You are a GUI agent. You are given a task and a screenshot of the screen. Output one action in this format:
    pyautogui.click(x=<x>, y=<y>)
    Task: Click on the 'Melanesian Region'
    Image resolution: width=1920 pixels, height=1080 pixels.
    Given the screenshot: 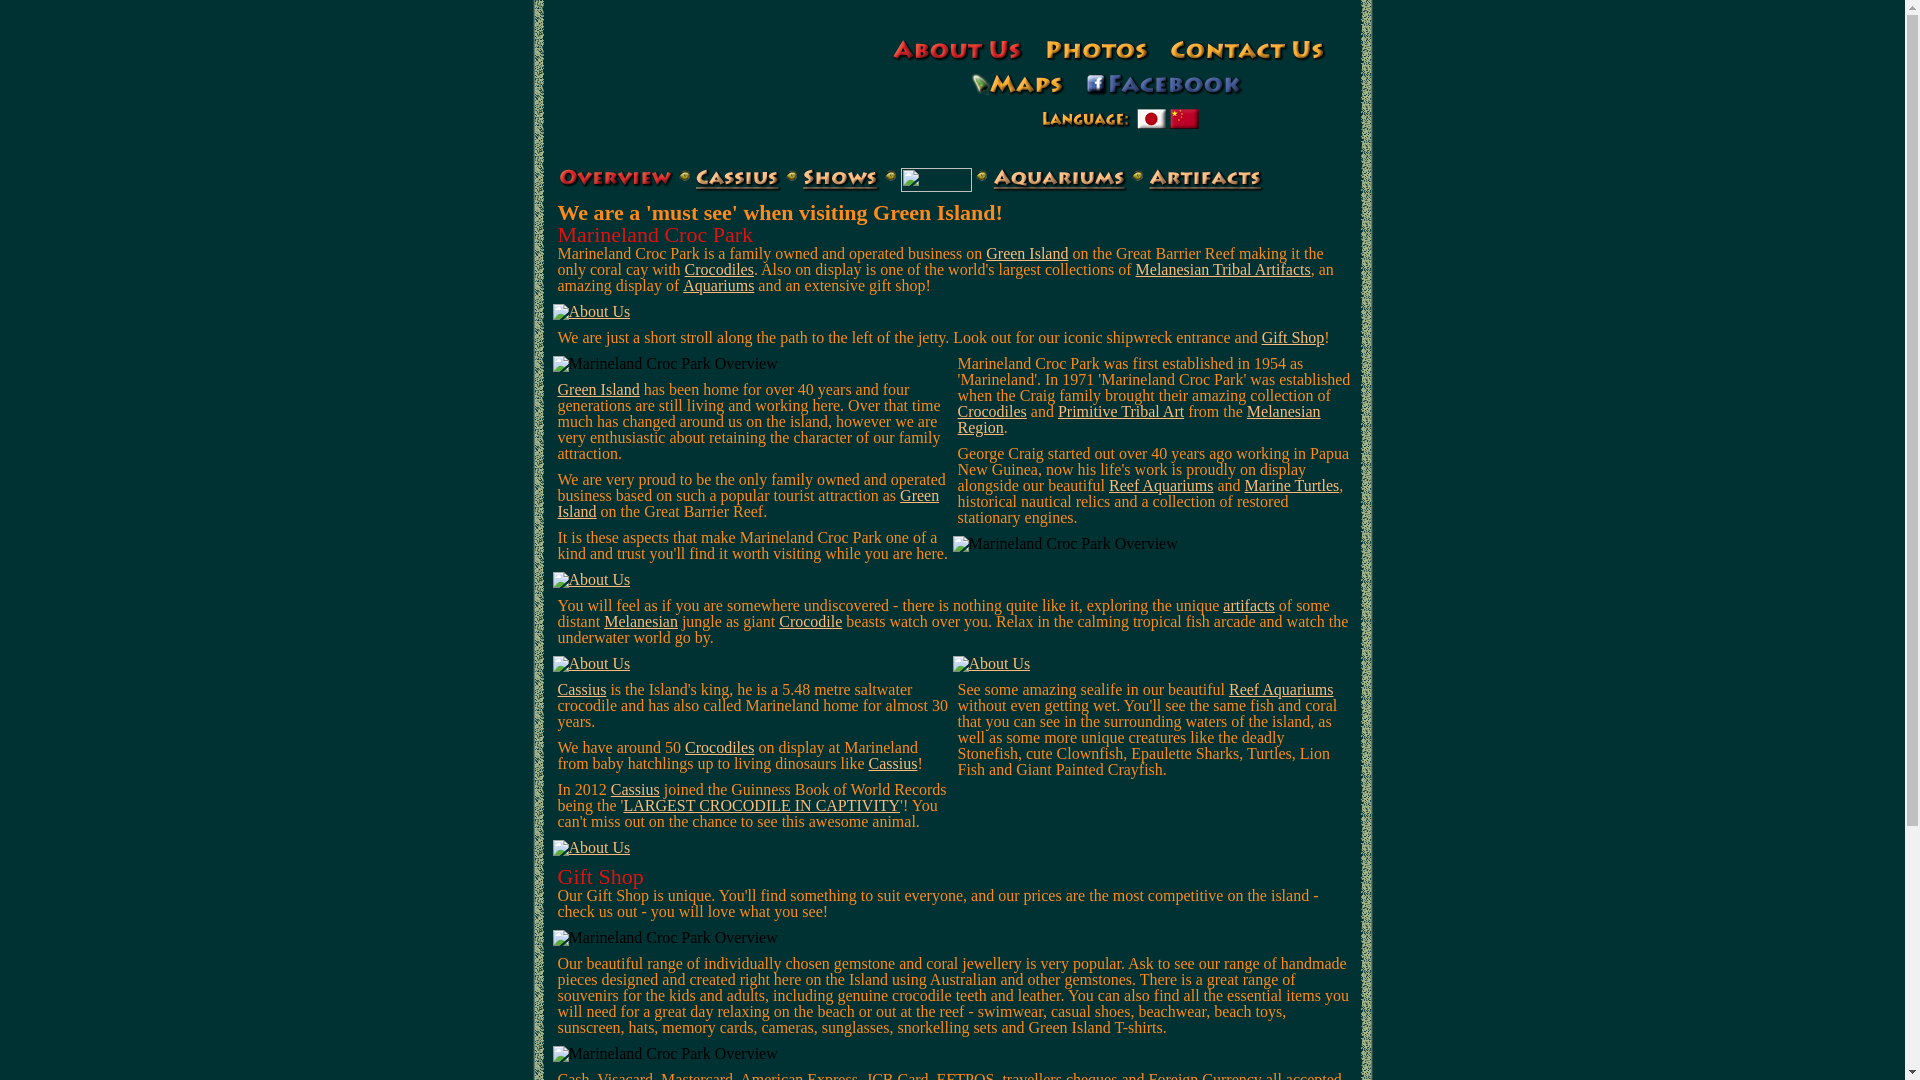 What is the action you would take?
    pyautogui.click(x=957, y=418)
    